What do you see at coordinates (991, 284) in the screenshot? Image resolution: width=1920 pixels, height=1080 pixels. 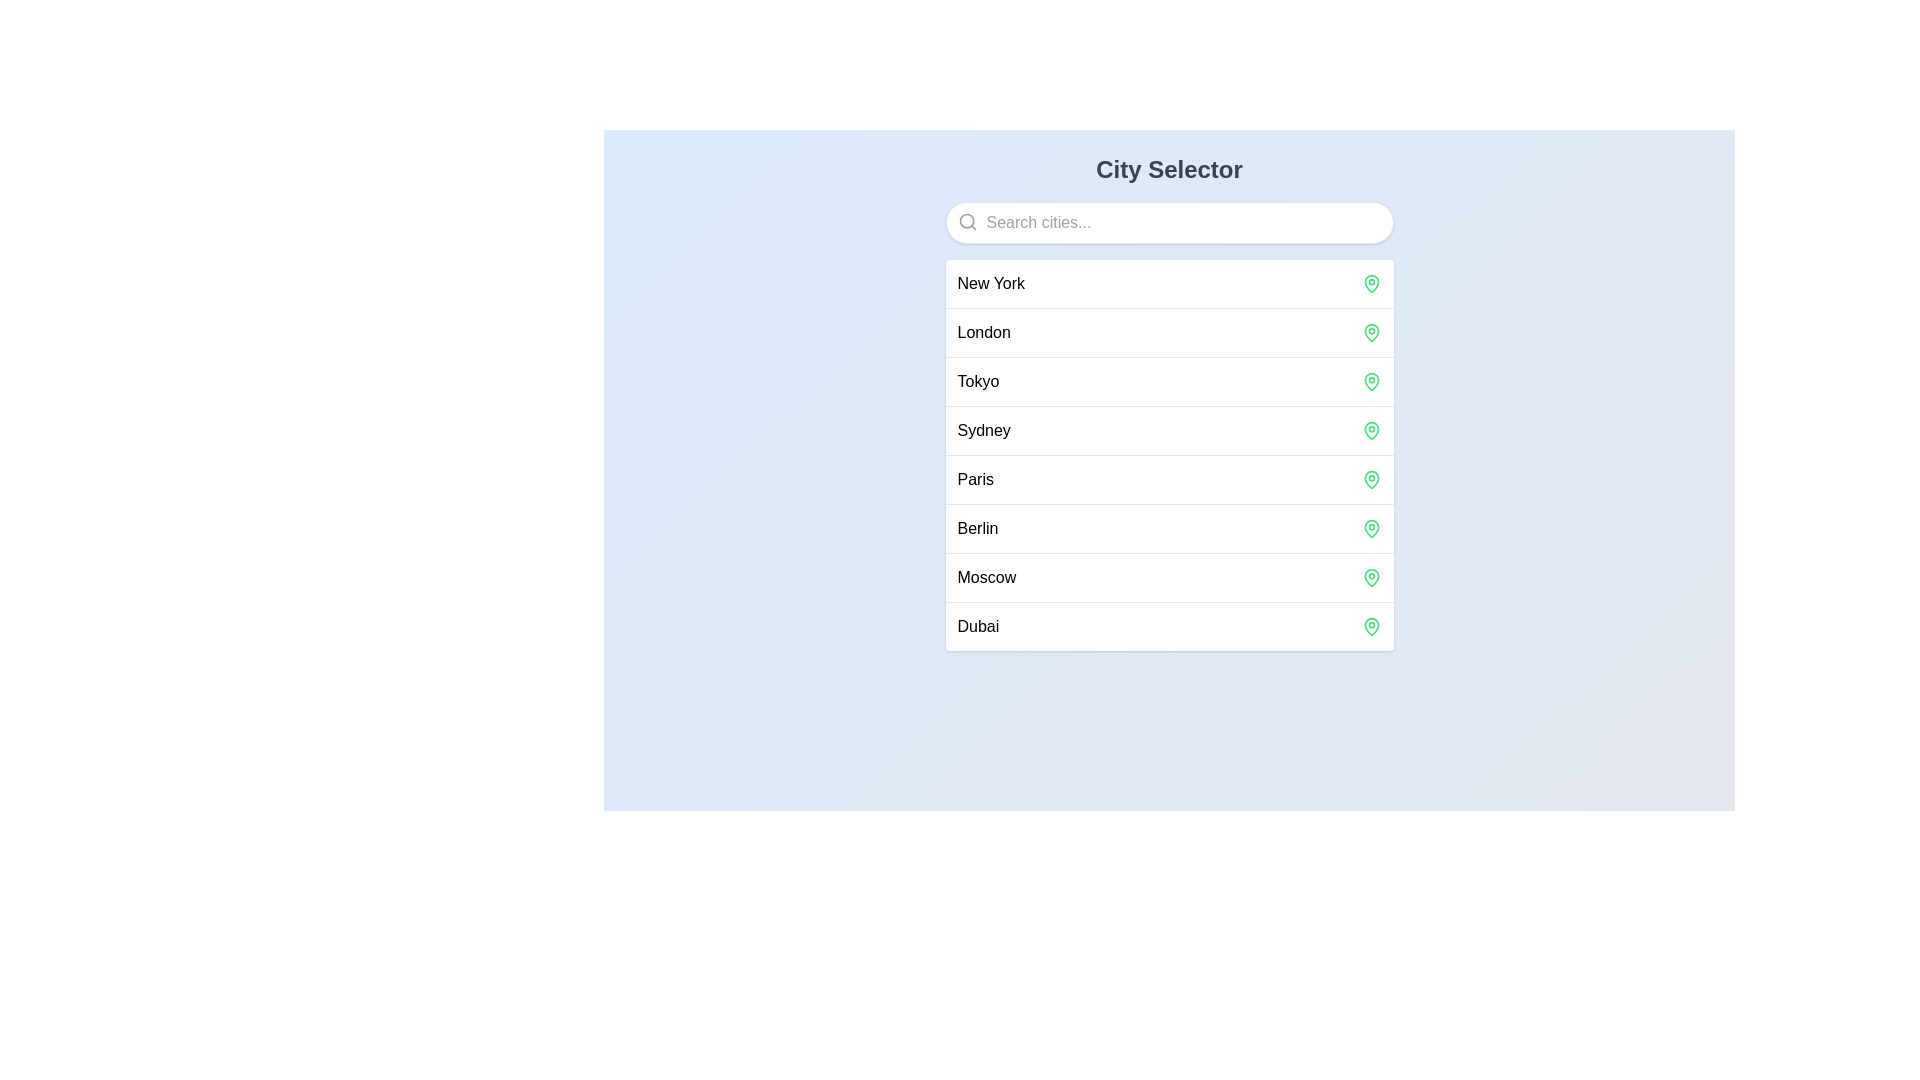 I see `the 'New York' city name text label, which is the first item in the vertically-arranged list of city names near the top of the central panel` at bounding box center [991, 284].